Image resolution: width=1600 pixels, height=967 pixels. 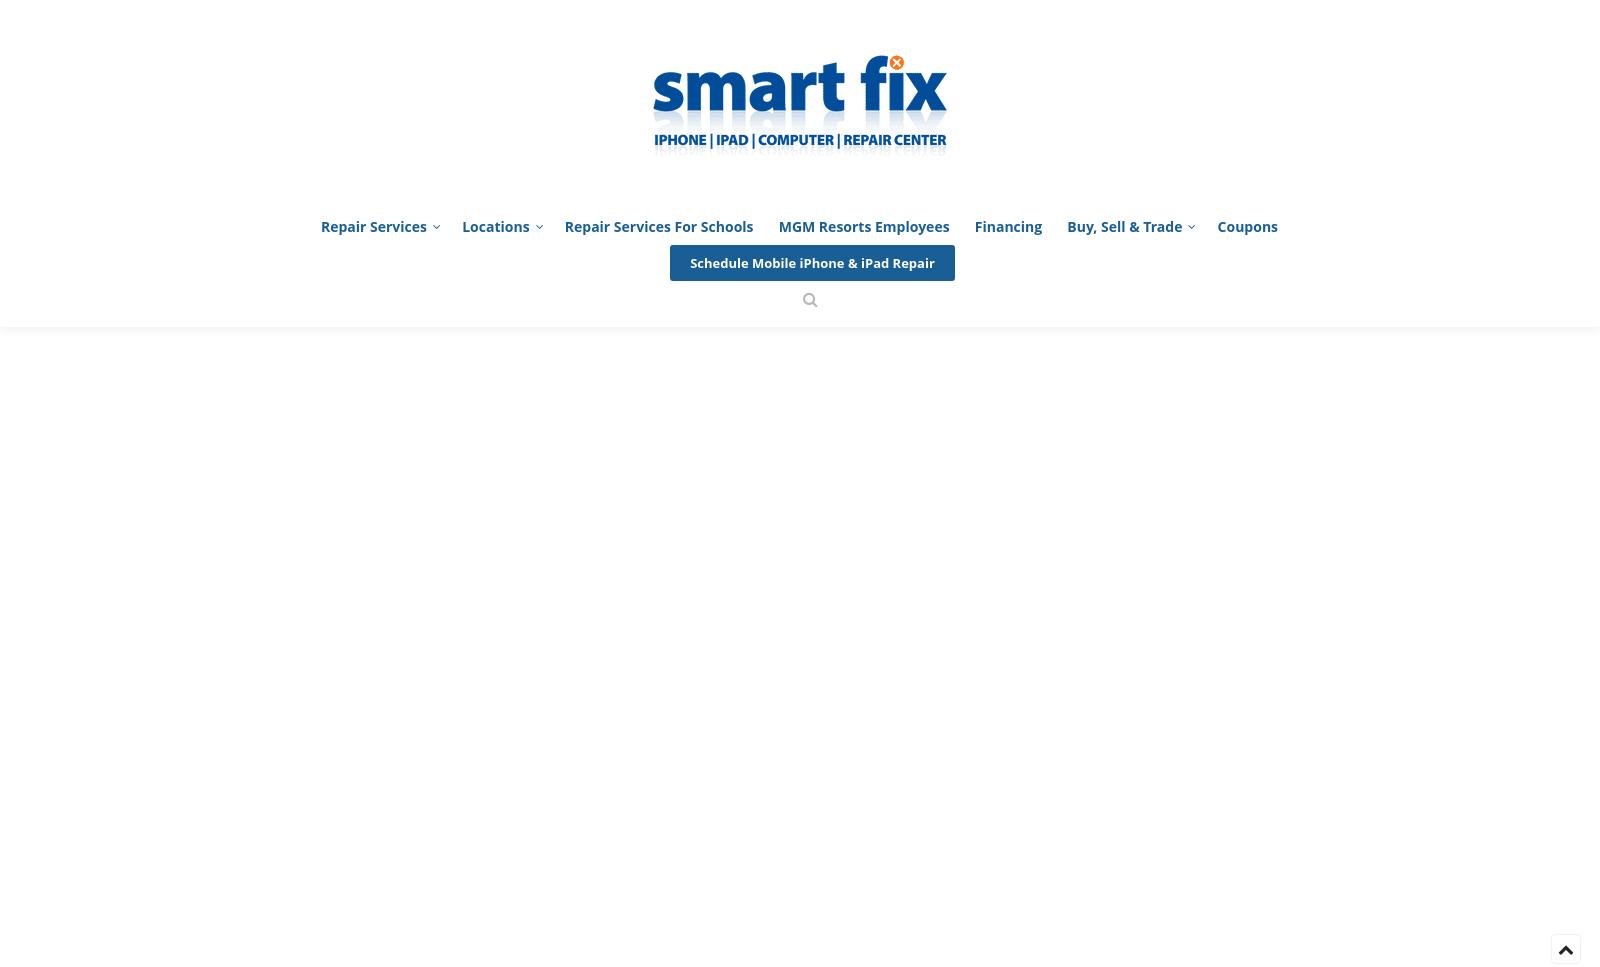 I want to click on 'iPhone 12 Pro Max', so click(x=372, y=557).